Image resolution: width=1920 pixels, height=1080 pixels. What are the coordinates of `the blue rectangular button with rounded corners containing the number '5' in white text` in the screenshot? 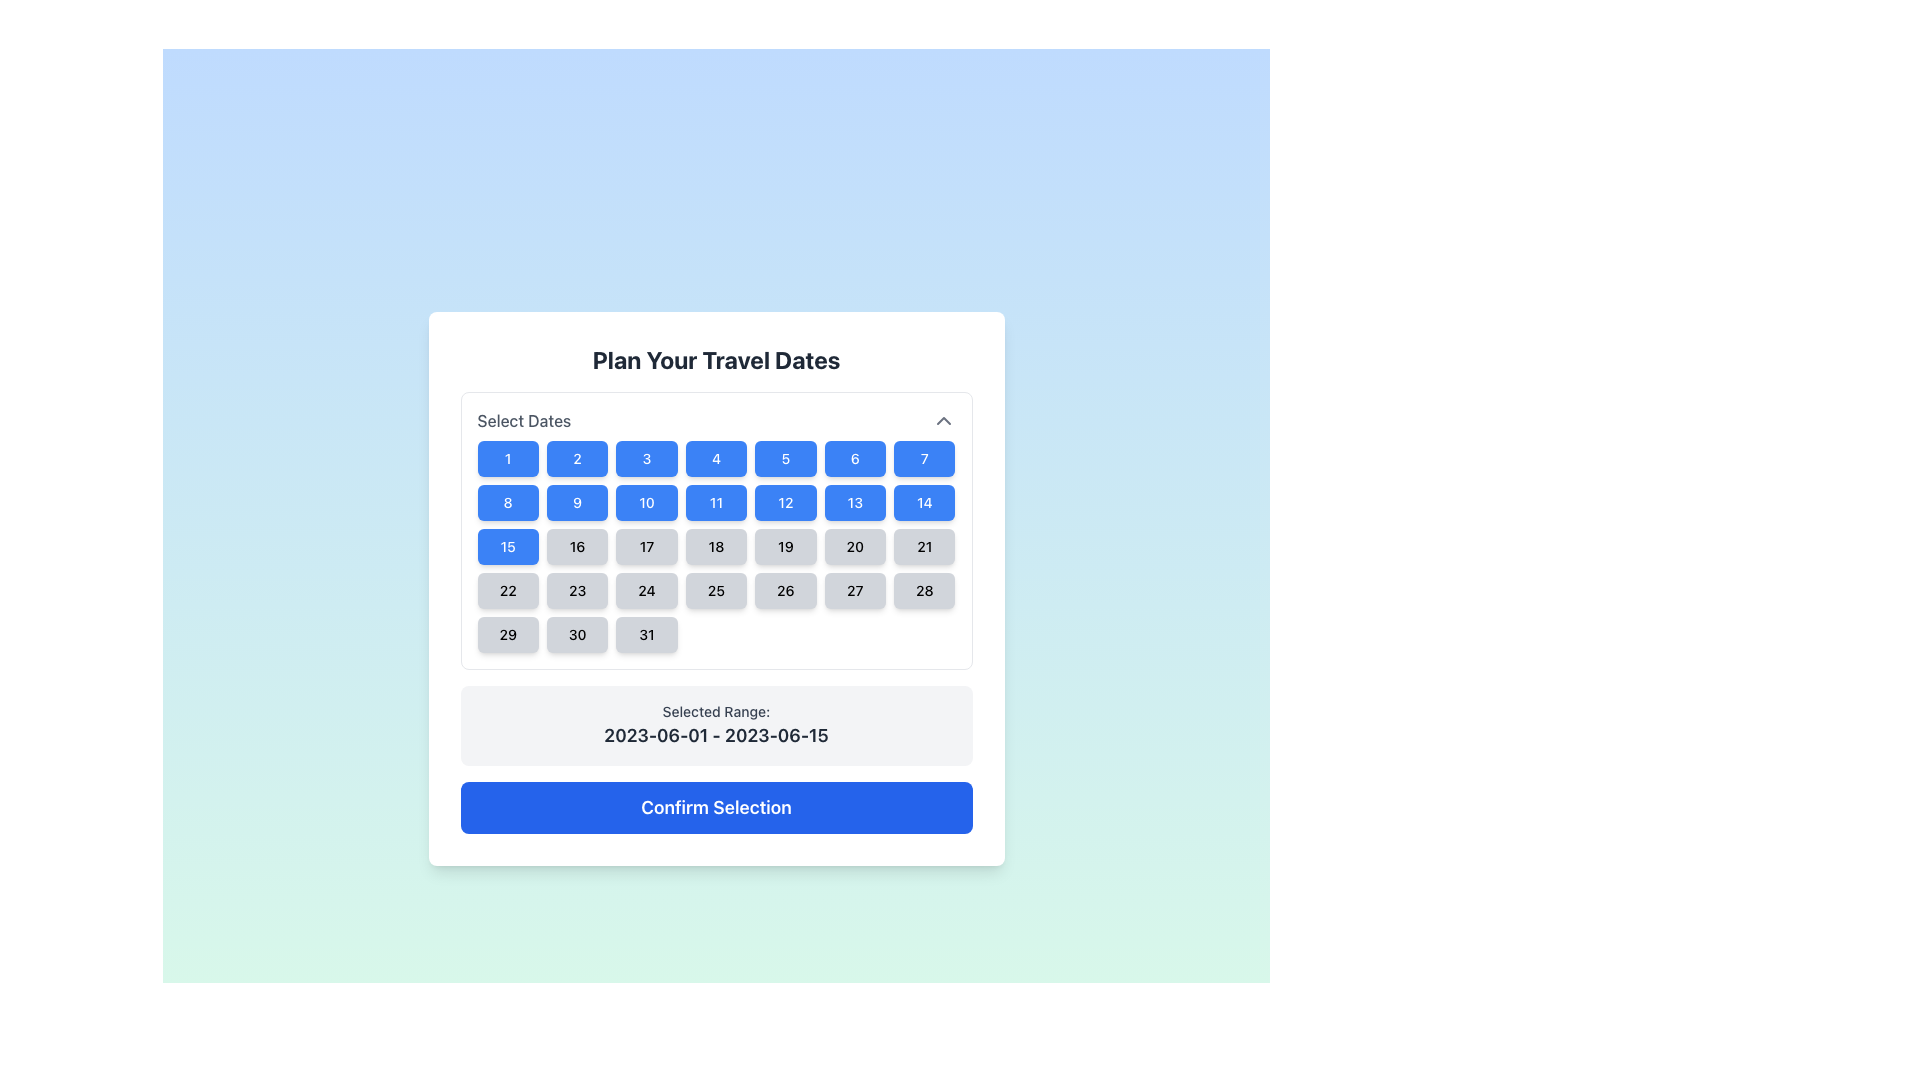 It's located at (784, 459).